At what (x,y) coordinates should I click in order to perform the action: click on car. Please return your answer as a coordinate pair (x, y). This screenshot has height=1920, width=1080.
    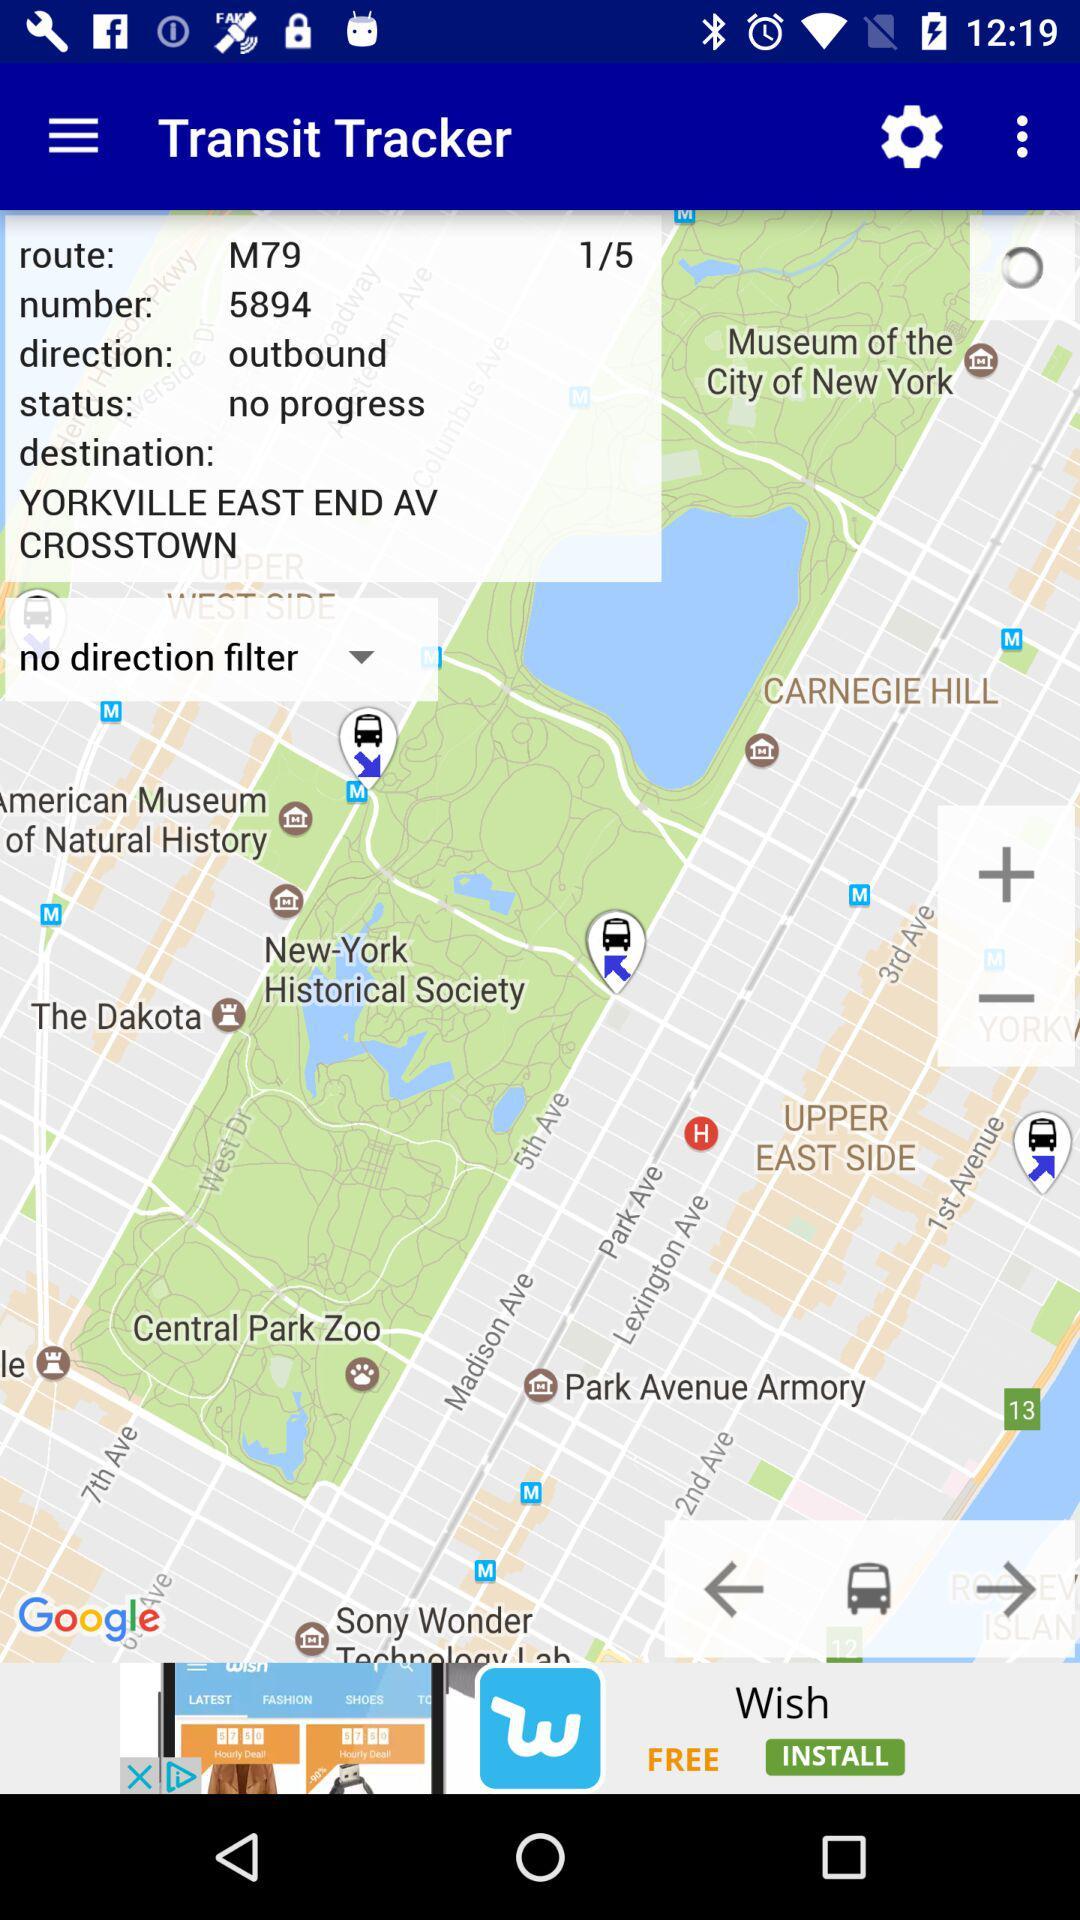
    Looking at the image, I should click on (868, 1587).